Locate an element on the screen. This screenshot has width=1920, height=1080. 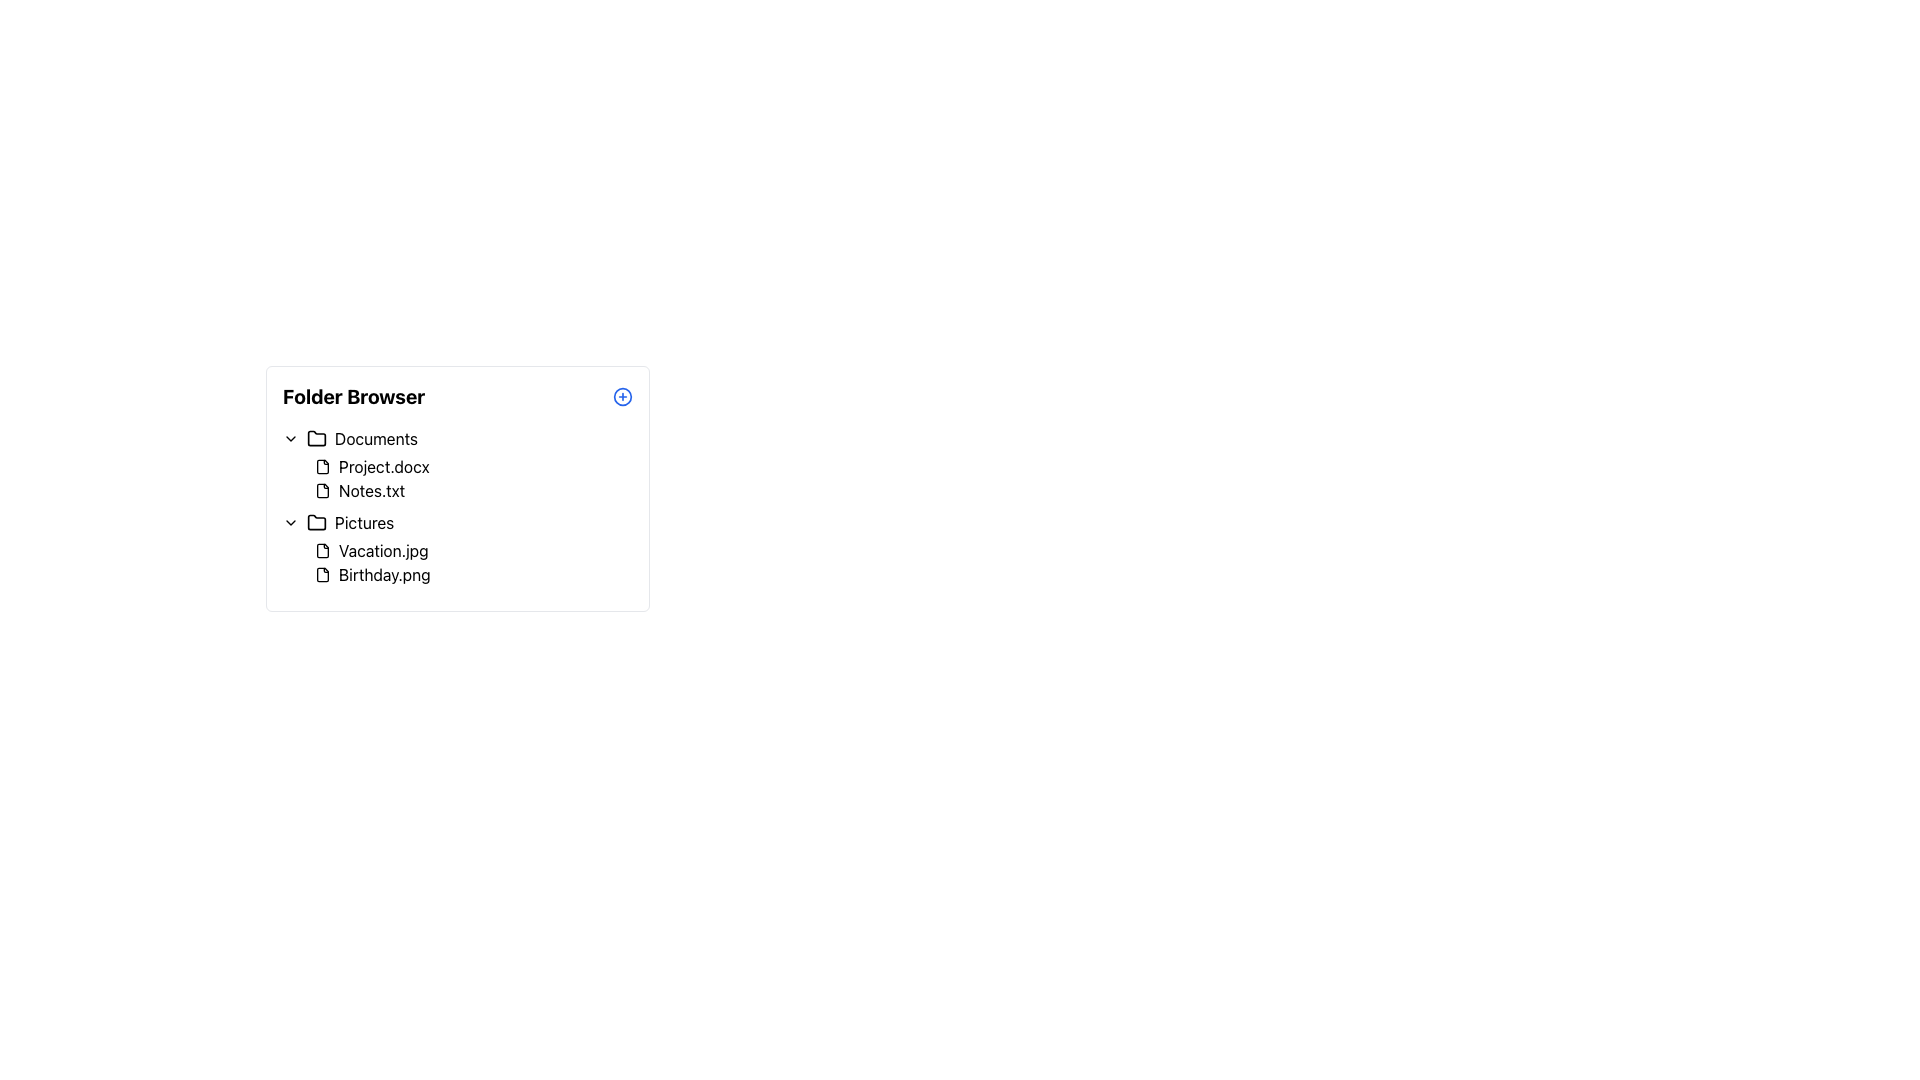
the 'Documents' folder entry in the folder browser is located at coordinates (456, 438).